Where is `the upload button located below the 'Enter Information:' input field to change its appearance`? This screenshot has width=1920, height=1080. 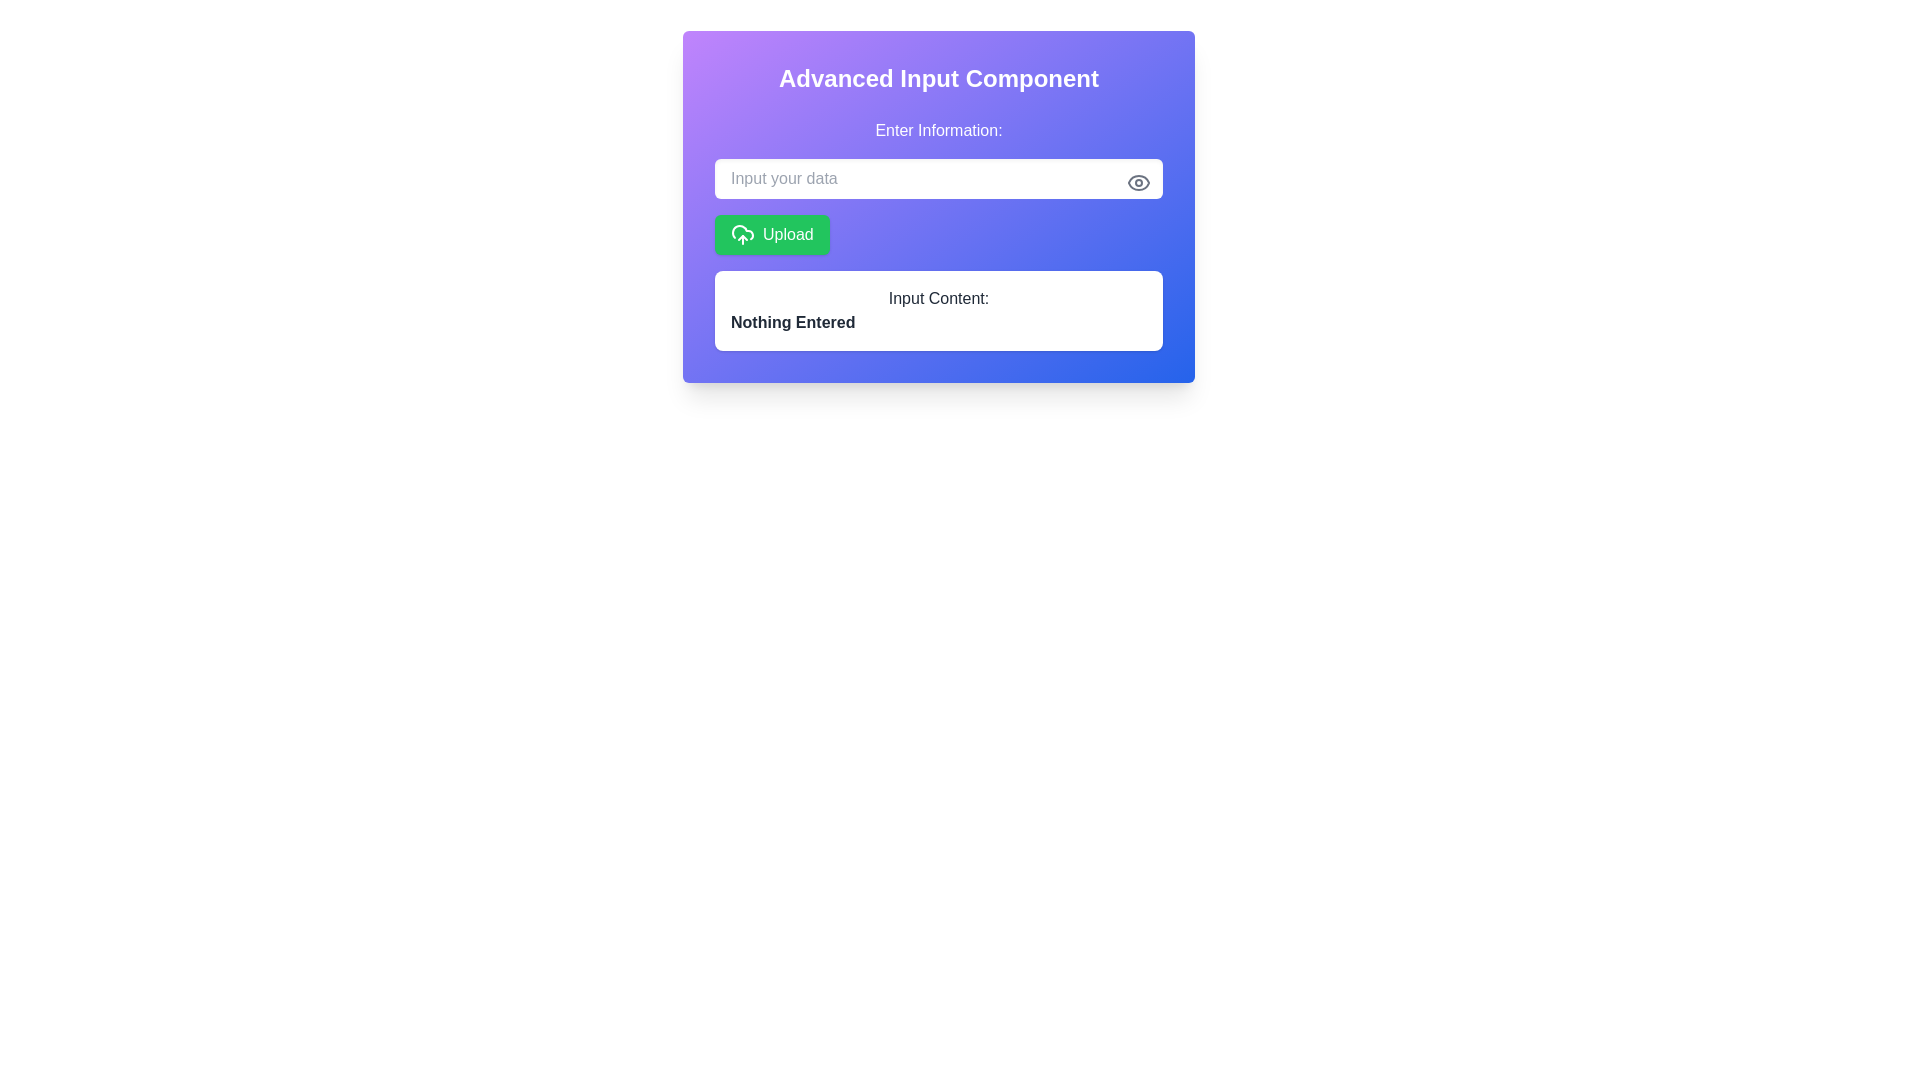 the upload button located below the 'Enter Information:' input field to change its appearance is located at coordinates (771, 234).